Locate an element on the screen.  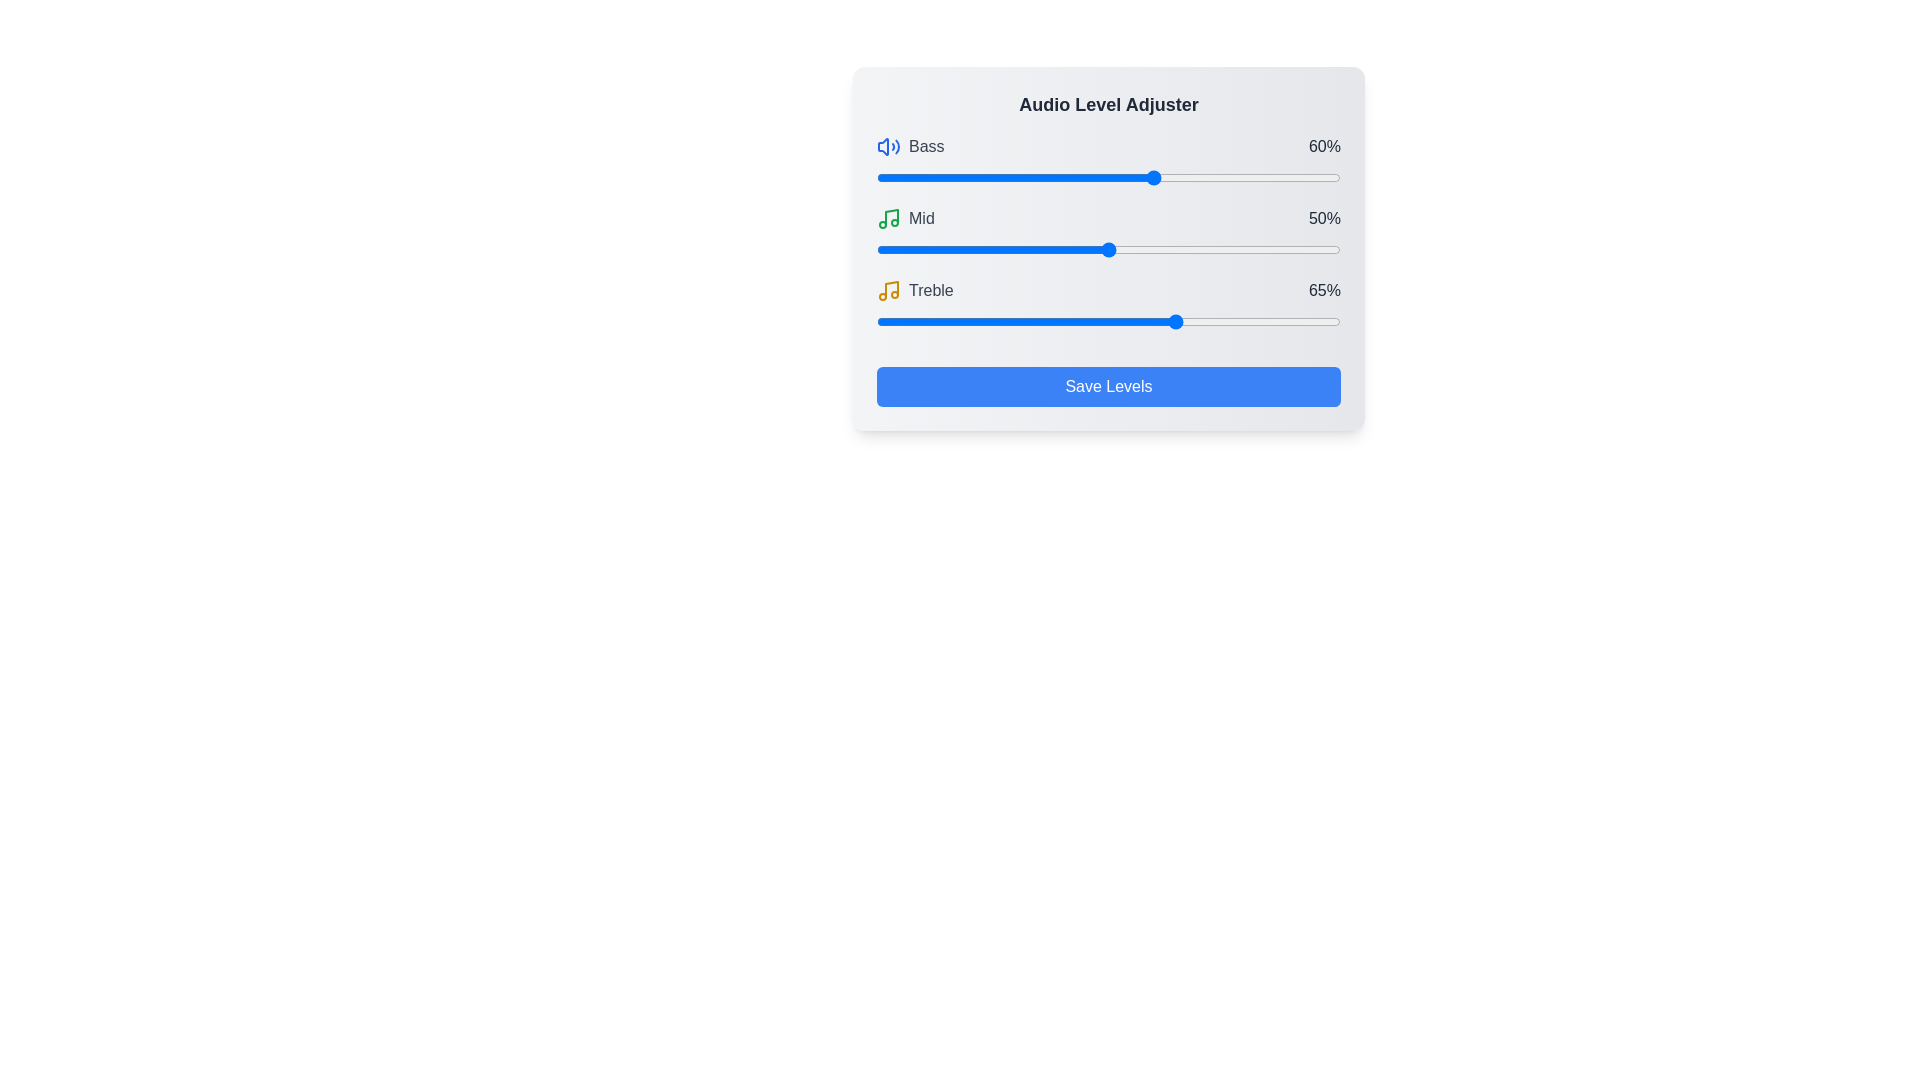
blue speaker icon with a soundwave indicating volume located to the left of the 'Bass' label in the audio adjustment interface is located at coordinates (887, 145).